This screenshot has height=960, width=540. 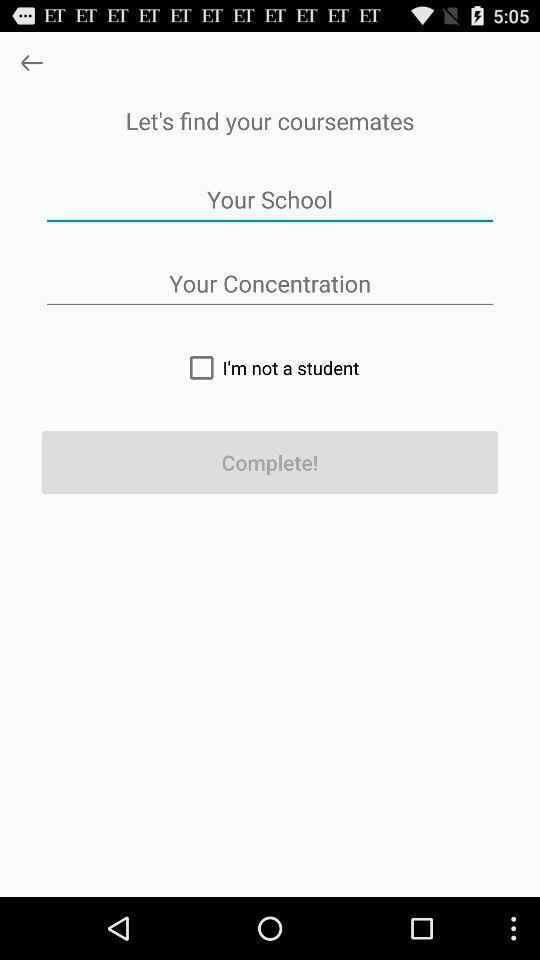 What do you see at coordinates (270, 199) in the screenshot?
I see `app below let s find app` at bounding box center [270, 199].